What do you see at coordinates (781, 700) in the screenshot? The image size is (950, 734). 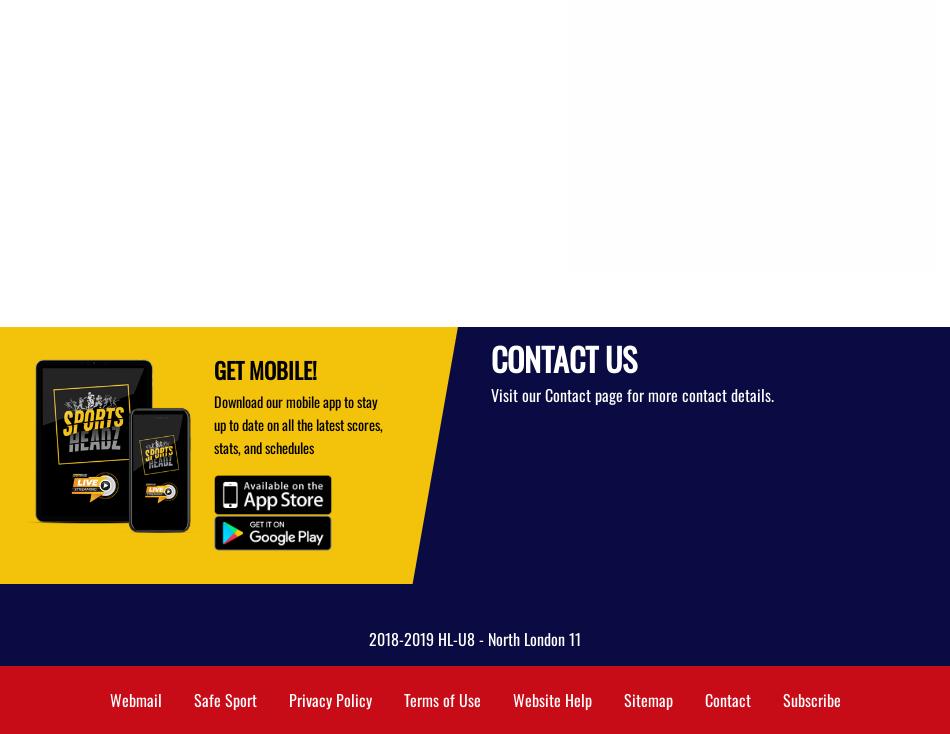 I see `'Subscribe'` at bounding box center [781, 700].